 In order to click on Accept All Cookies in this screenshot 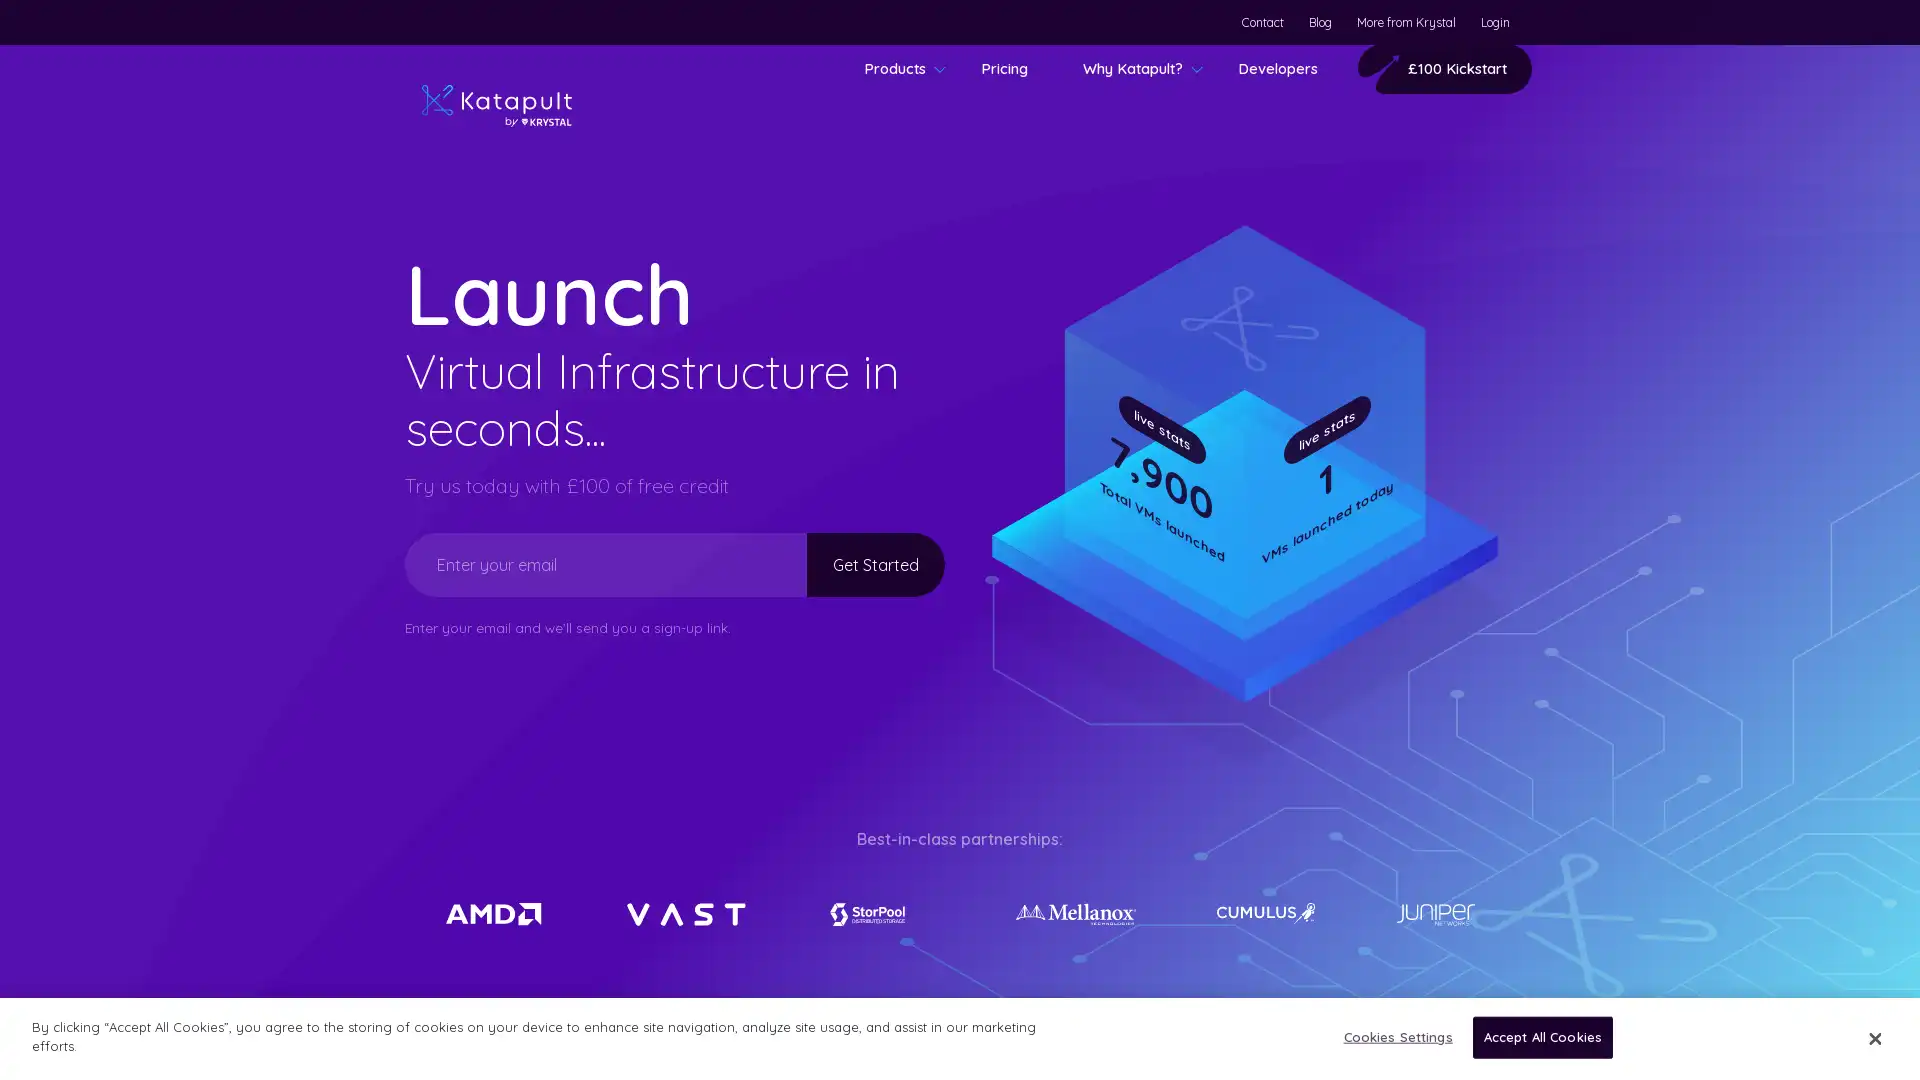, I will do `click(1541, 1036)`.